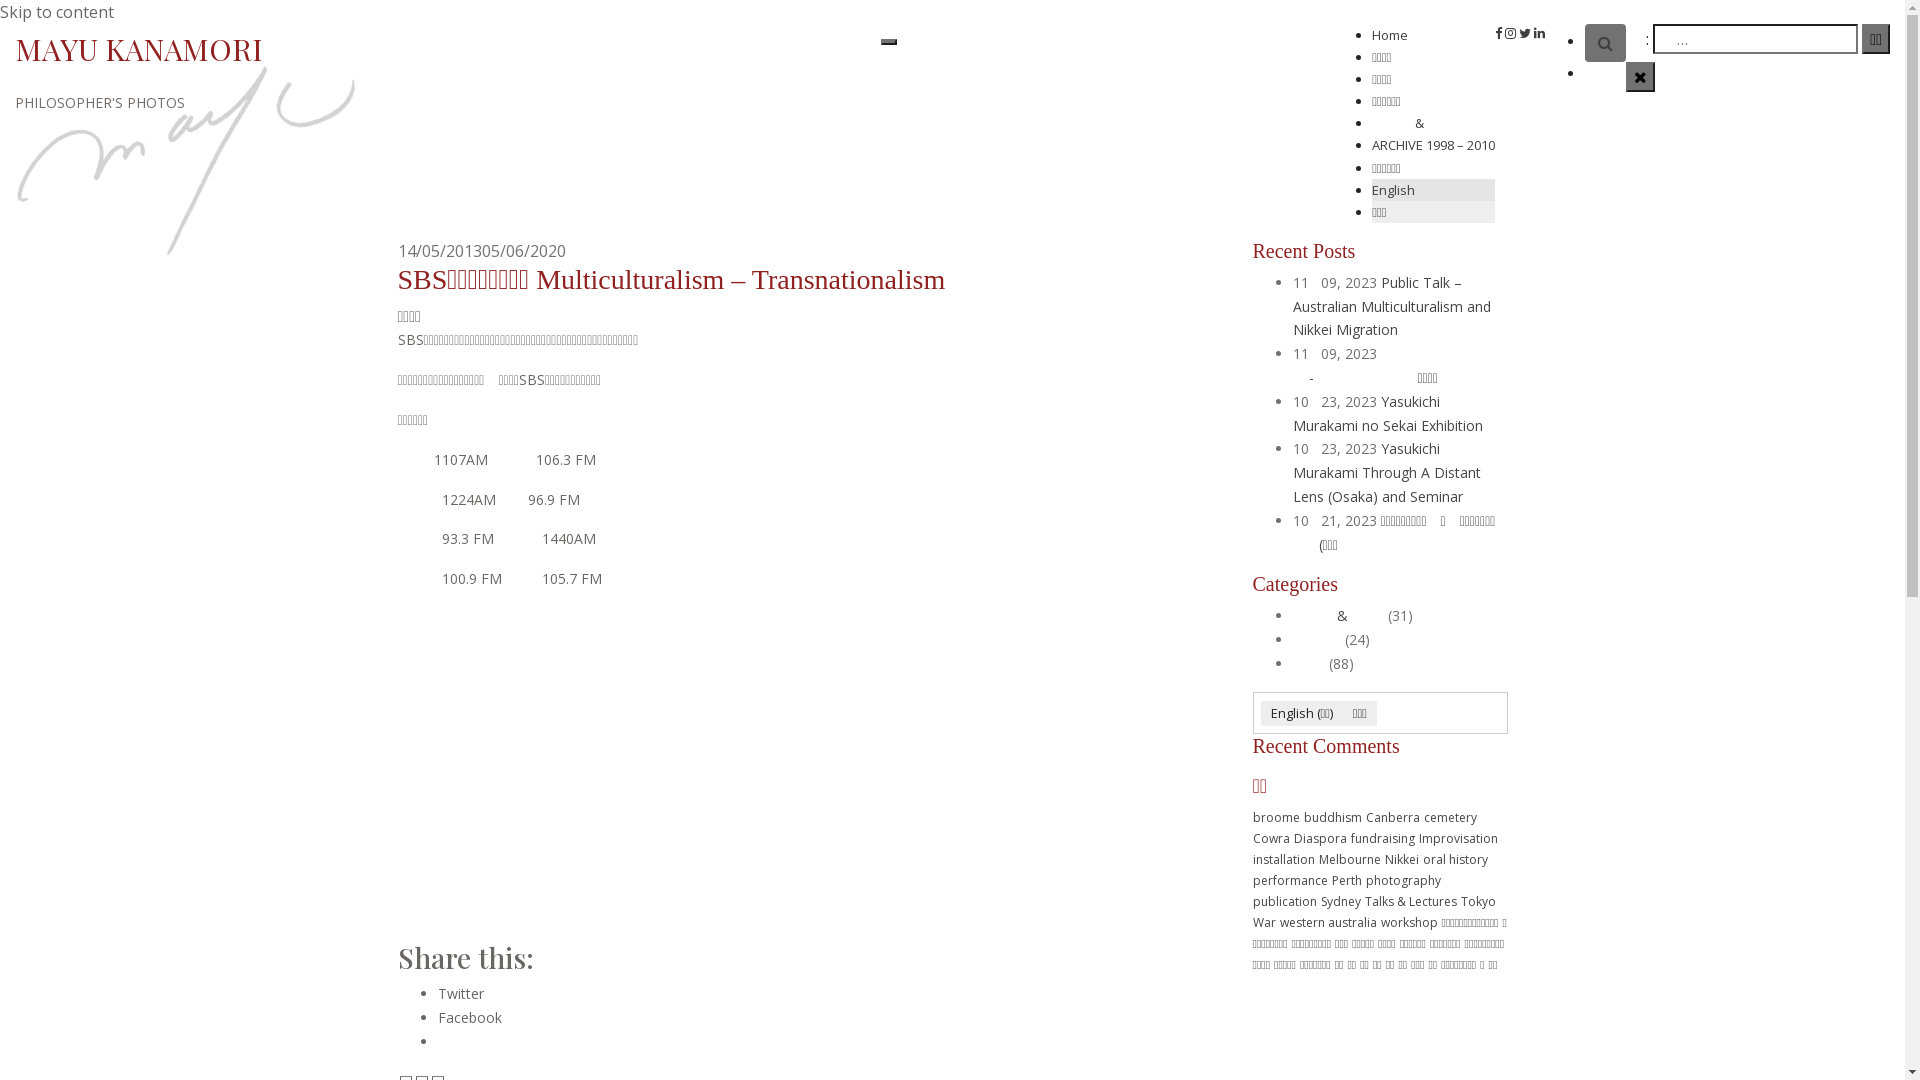  Describe the element at coordinates (880, 42) in the screenshot. I see `'Toggle mobile menu'` at that location.